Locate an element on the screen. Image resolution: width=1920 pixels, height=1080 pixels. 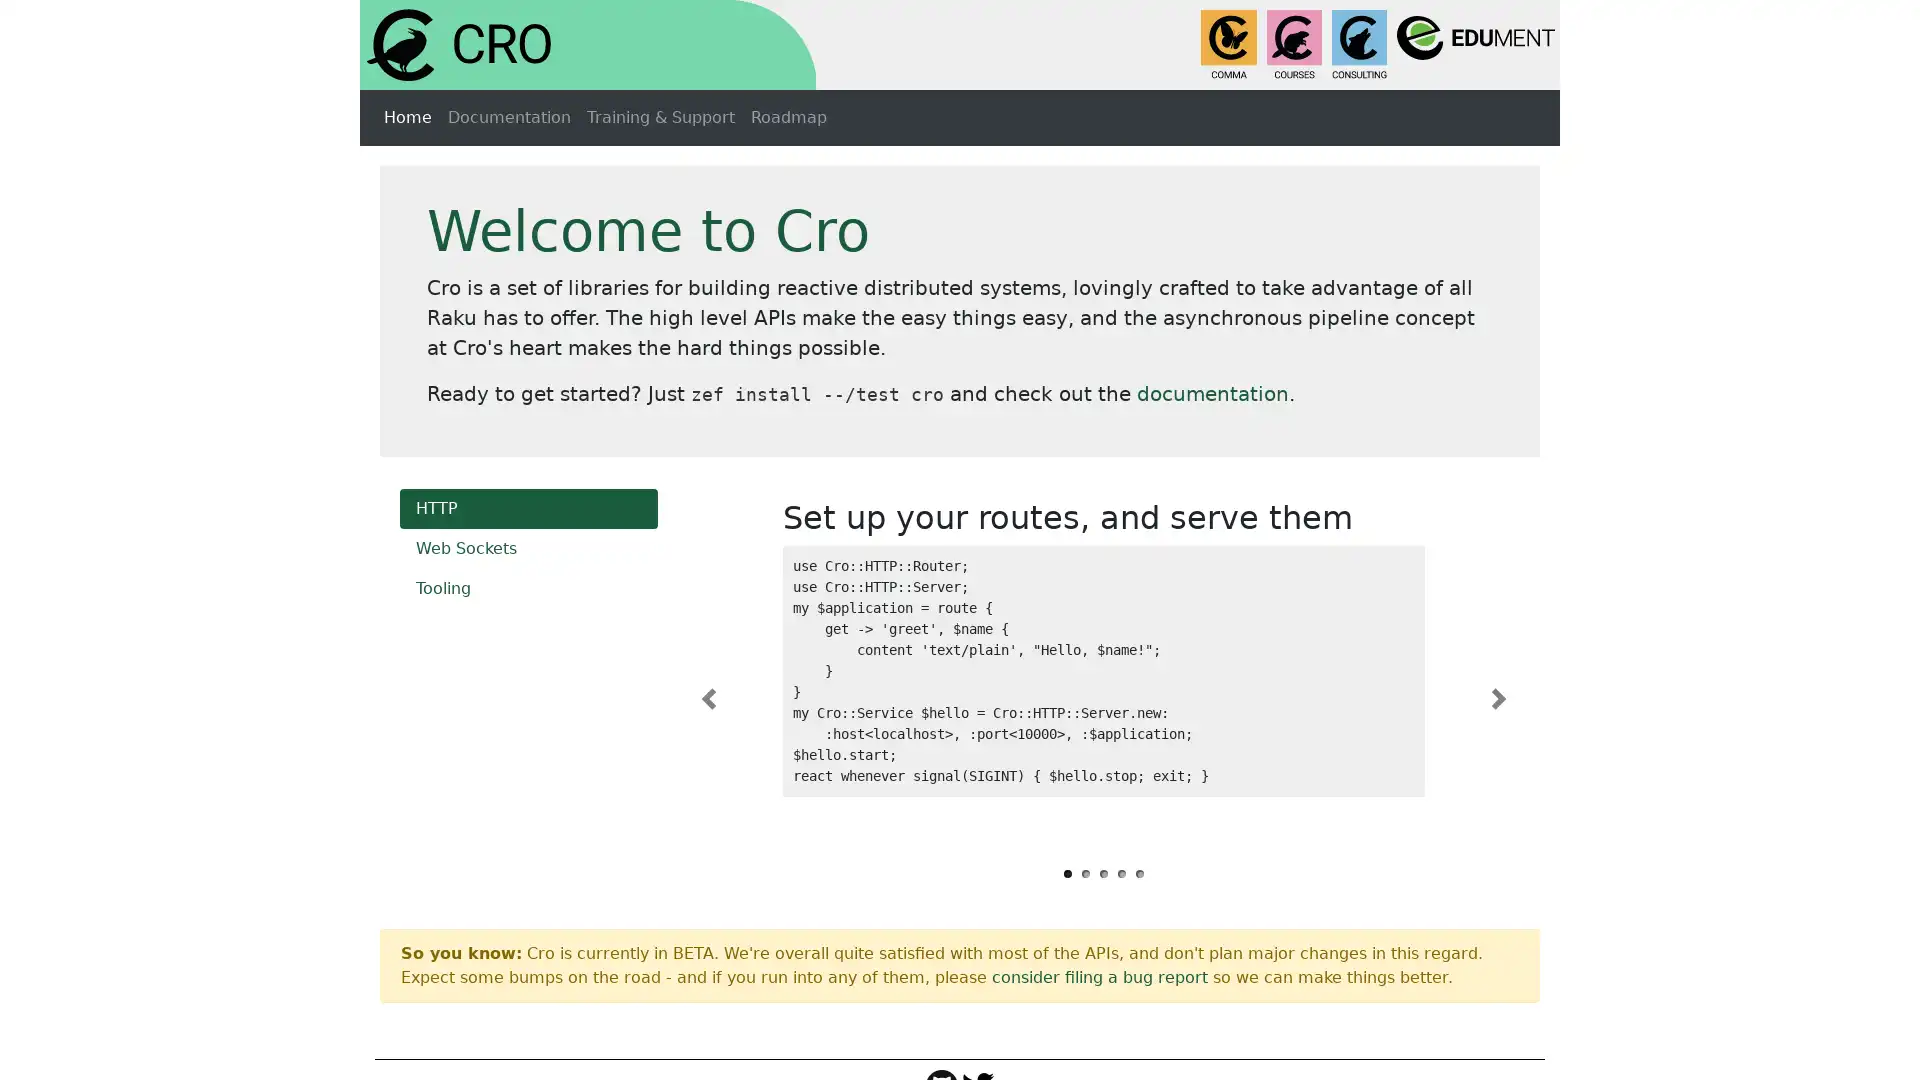
Next is located at coordinates (1498, 697).